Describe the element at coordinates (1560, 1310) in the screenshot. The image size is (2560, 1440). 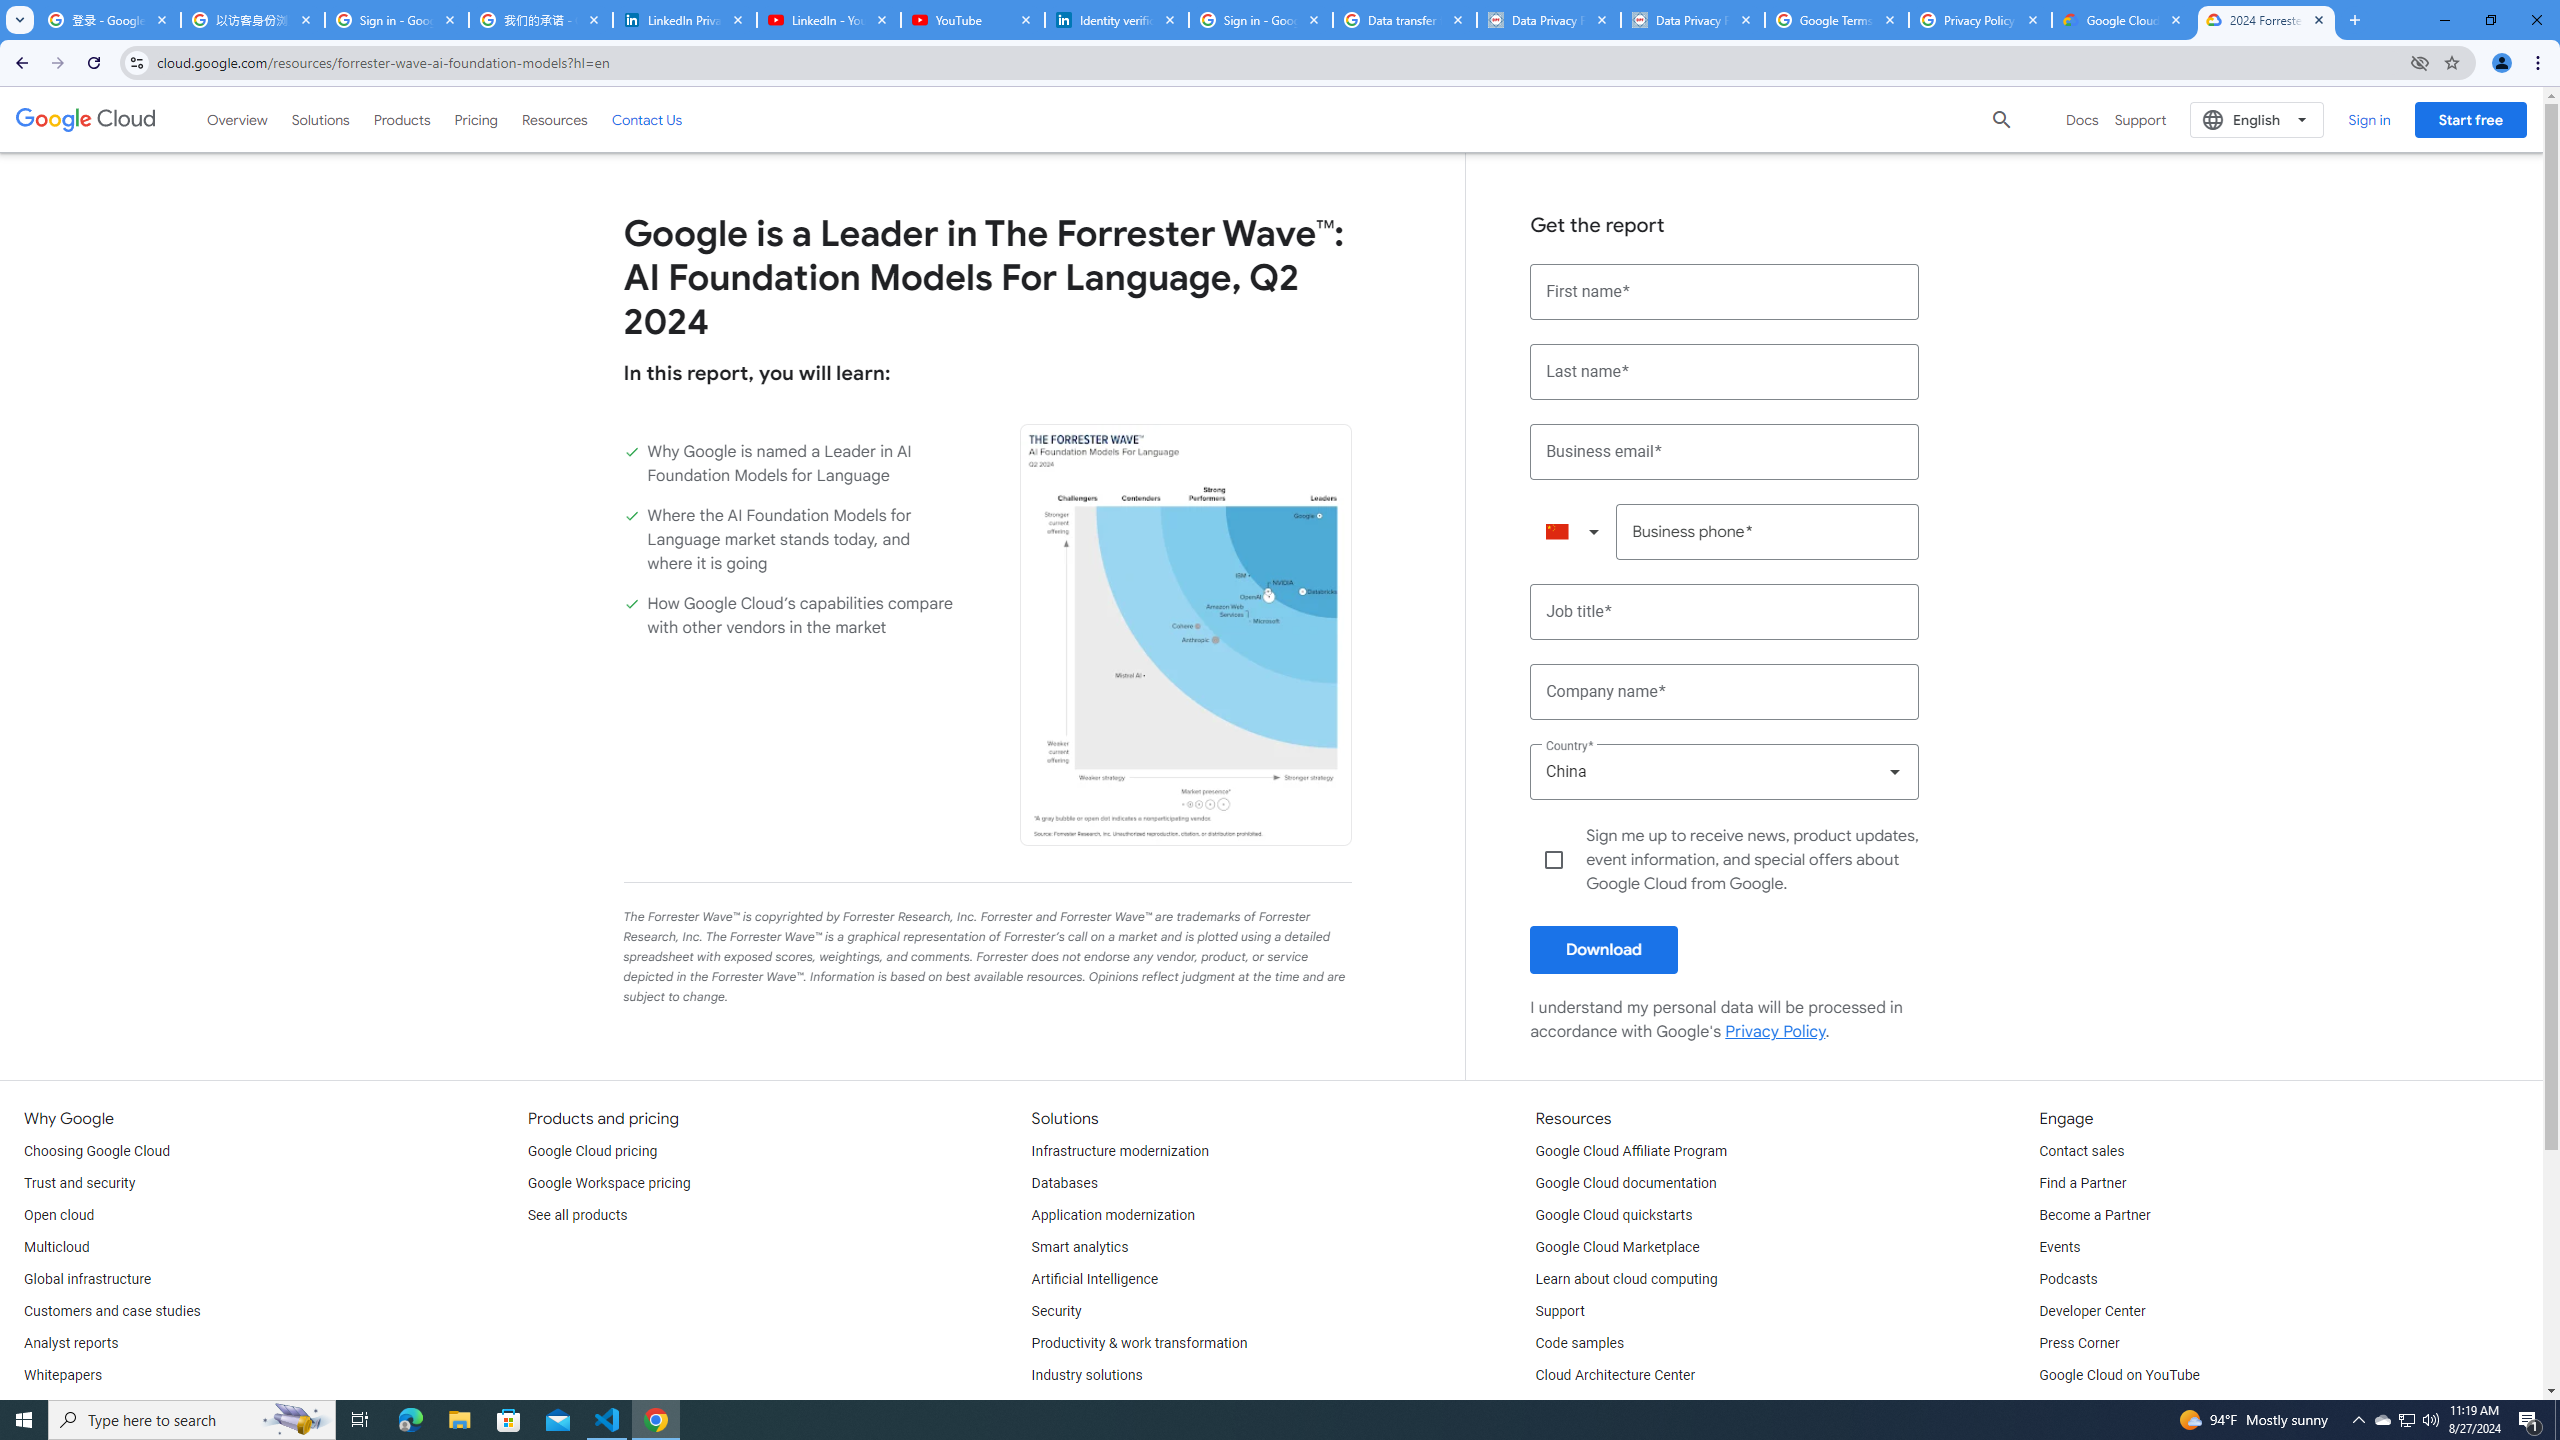
I see `'Support'` at that location.